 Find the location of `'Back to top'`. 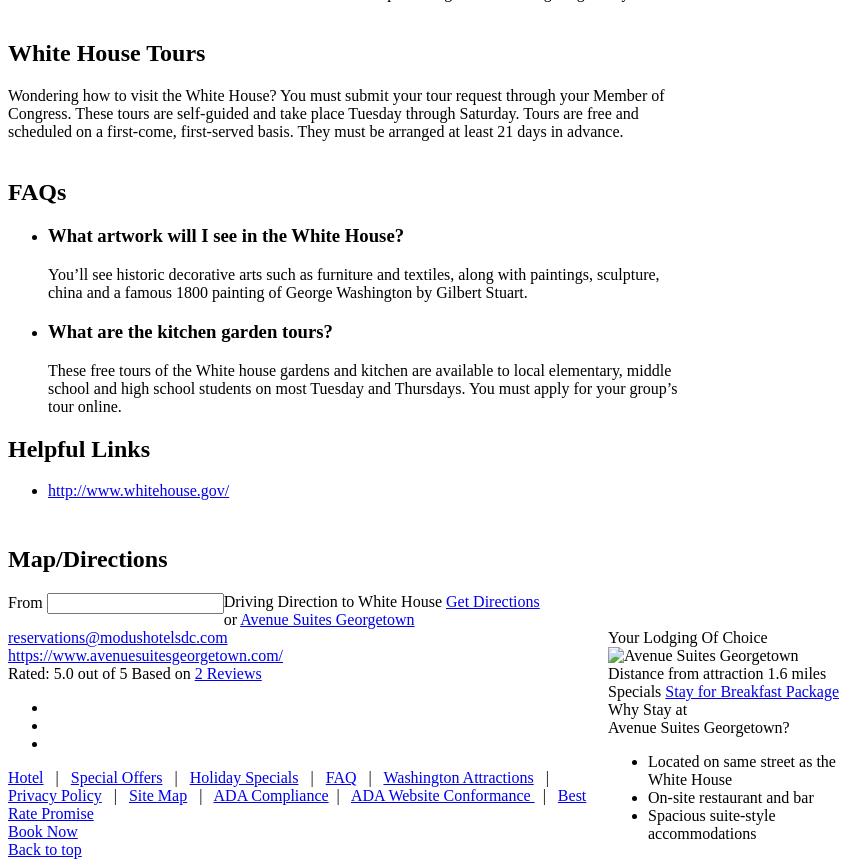

'Back to top' is located at coordinates (44, 848).